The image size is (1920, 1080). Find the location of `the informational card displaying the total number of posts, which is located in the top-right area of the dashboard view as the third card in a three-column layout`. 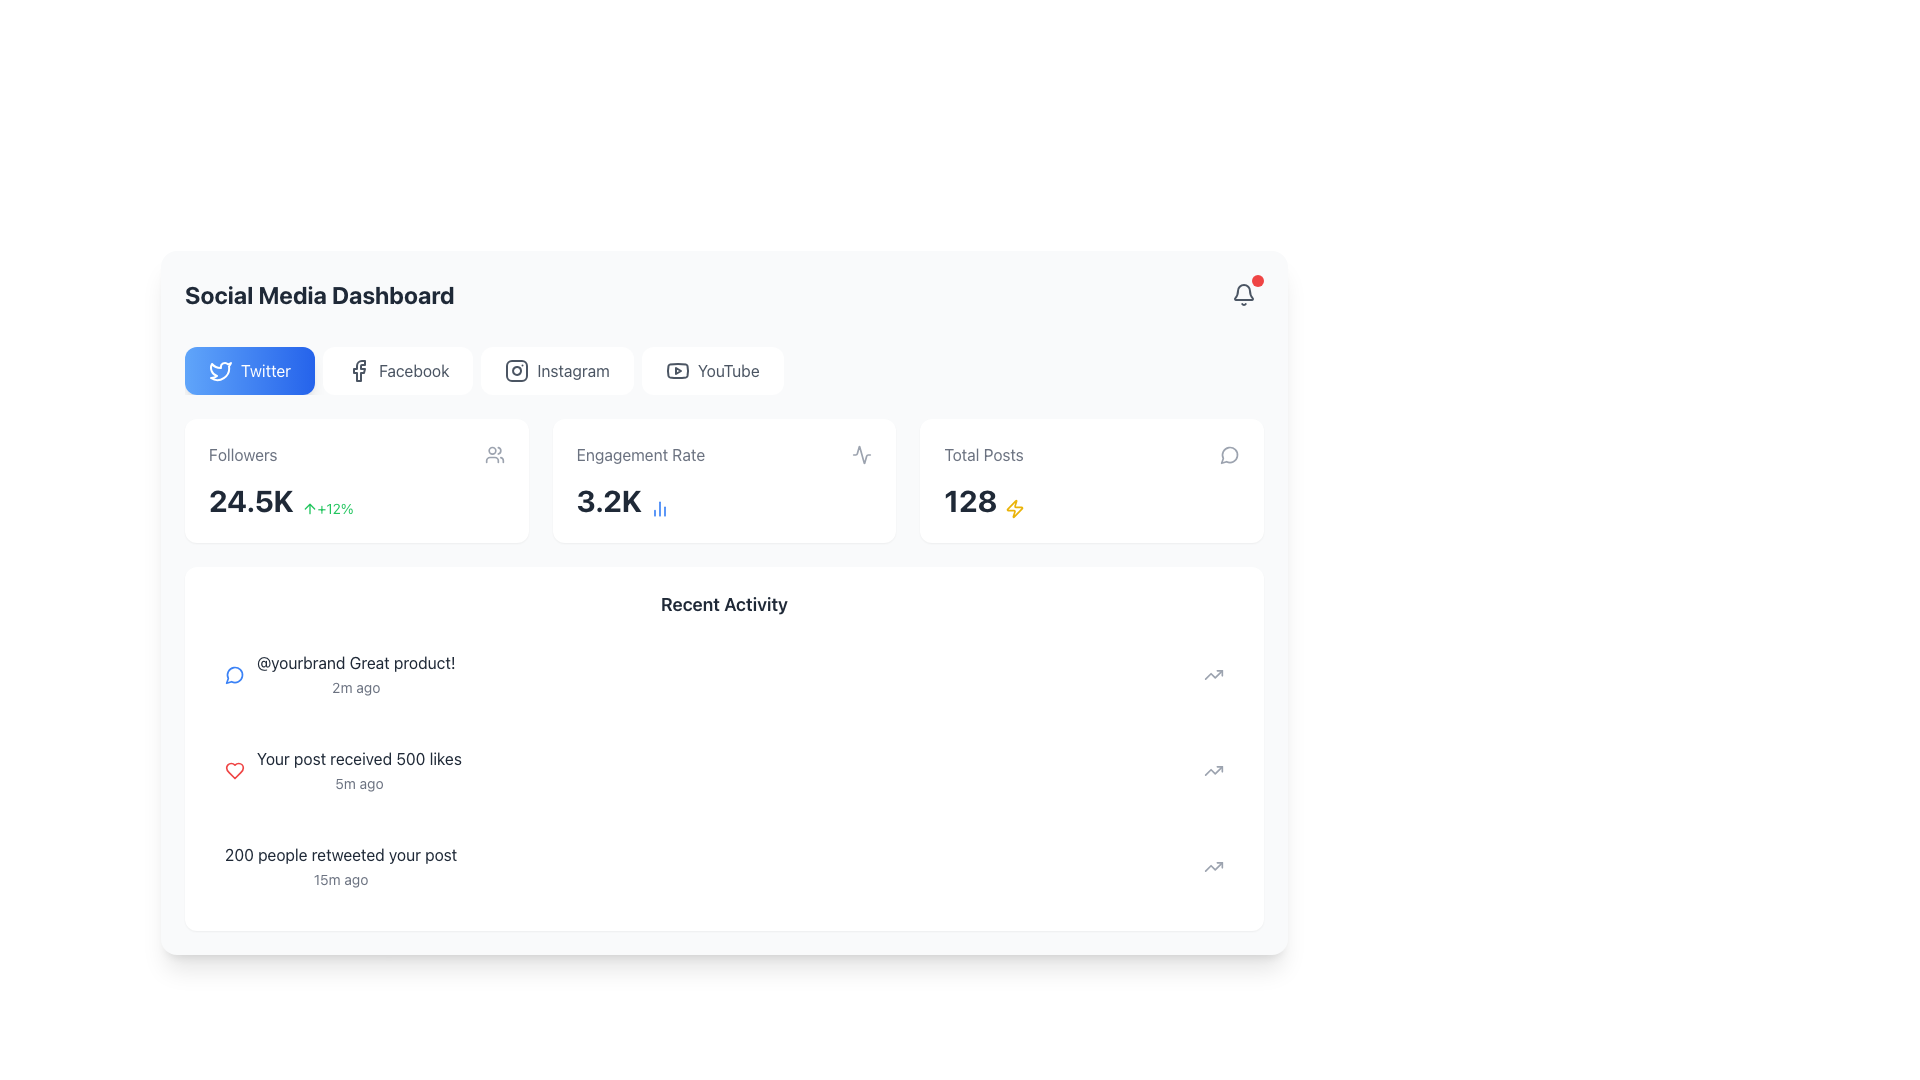

the informational card displaying the total number of posts, which is located in the top-right area of the dashboard view as the third card in a three-column layout is located at coordinates (1091, 481).